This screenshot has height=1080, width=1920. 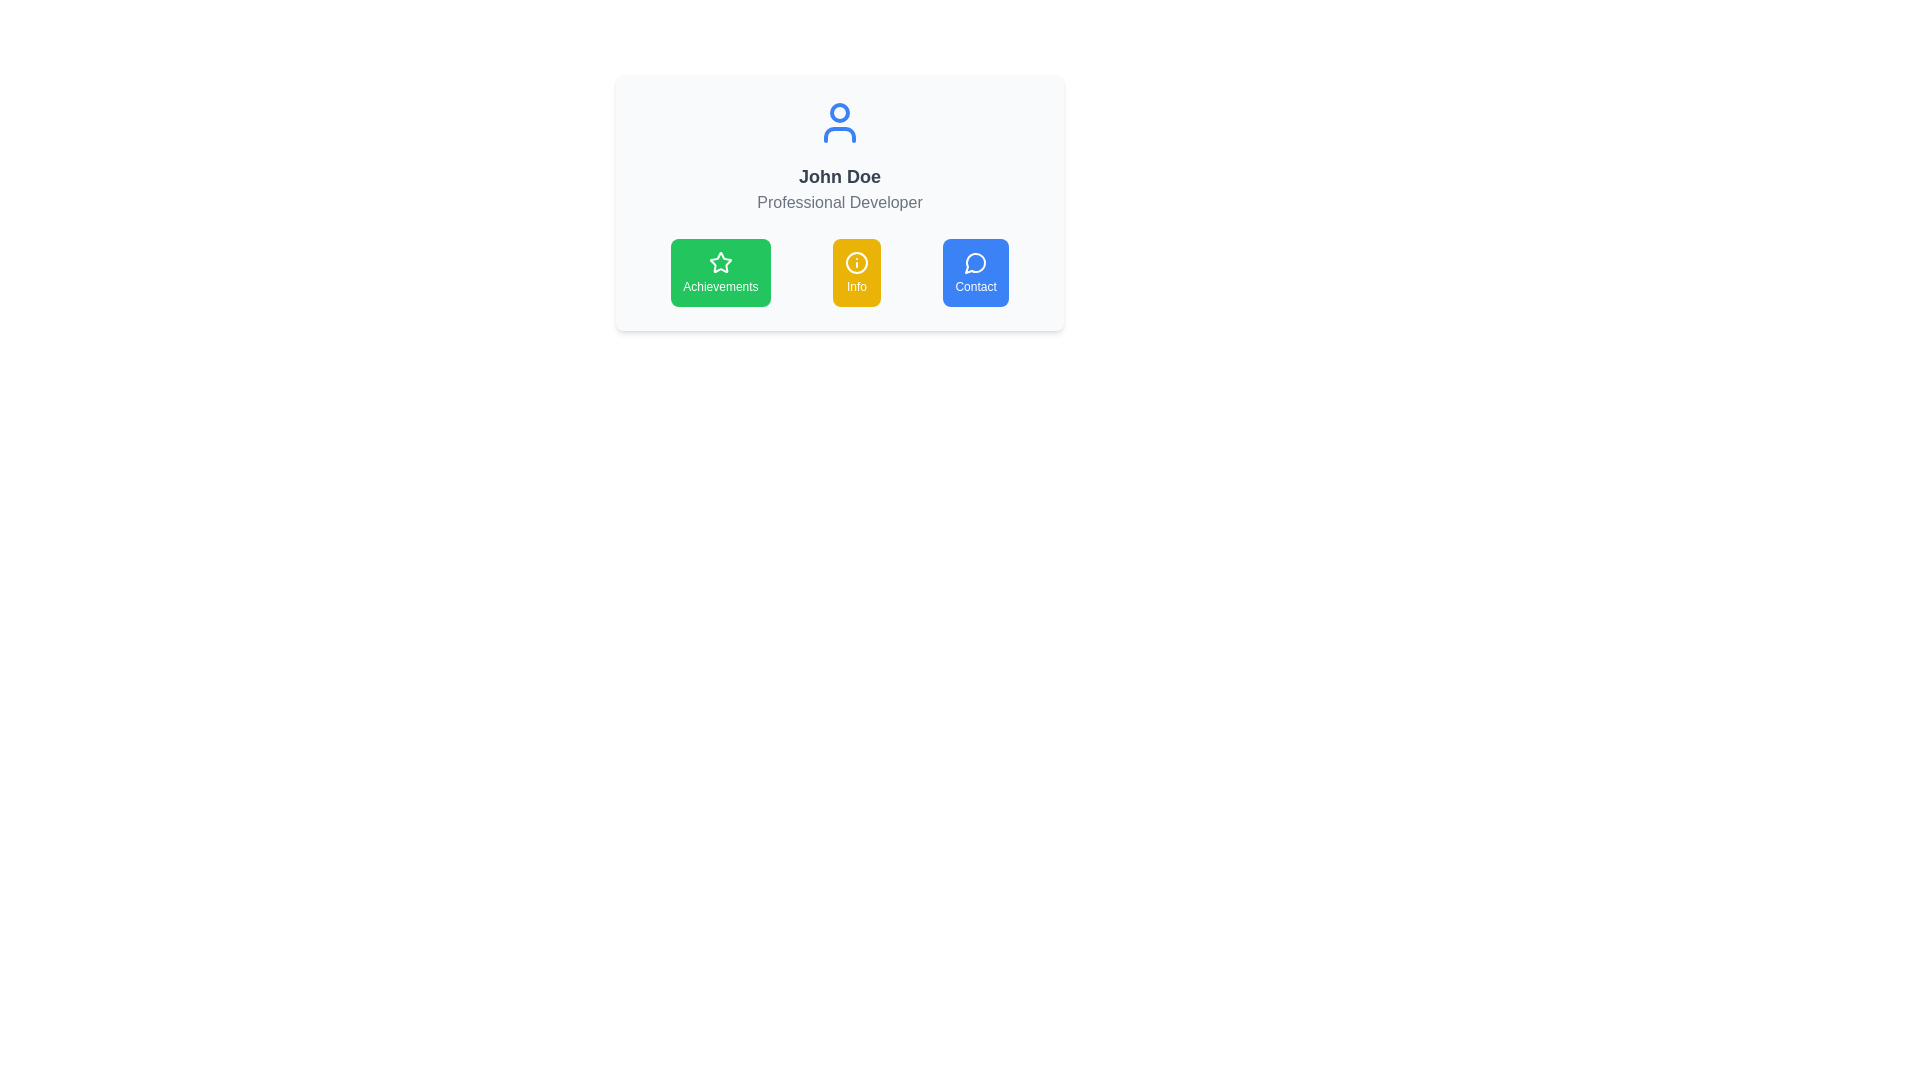 I want to click on the 'Info' button, which is a bright yellow rectangular button with white text and a circular 'i' icon, located below 'John Doe Professional Developer', so click(x=857, y=273).